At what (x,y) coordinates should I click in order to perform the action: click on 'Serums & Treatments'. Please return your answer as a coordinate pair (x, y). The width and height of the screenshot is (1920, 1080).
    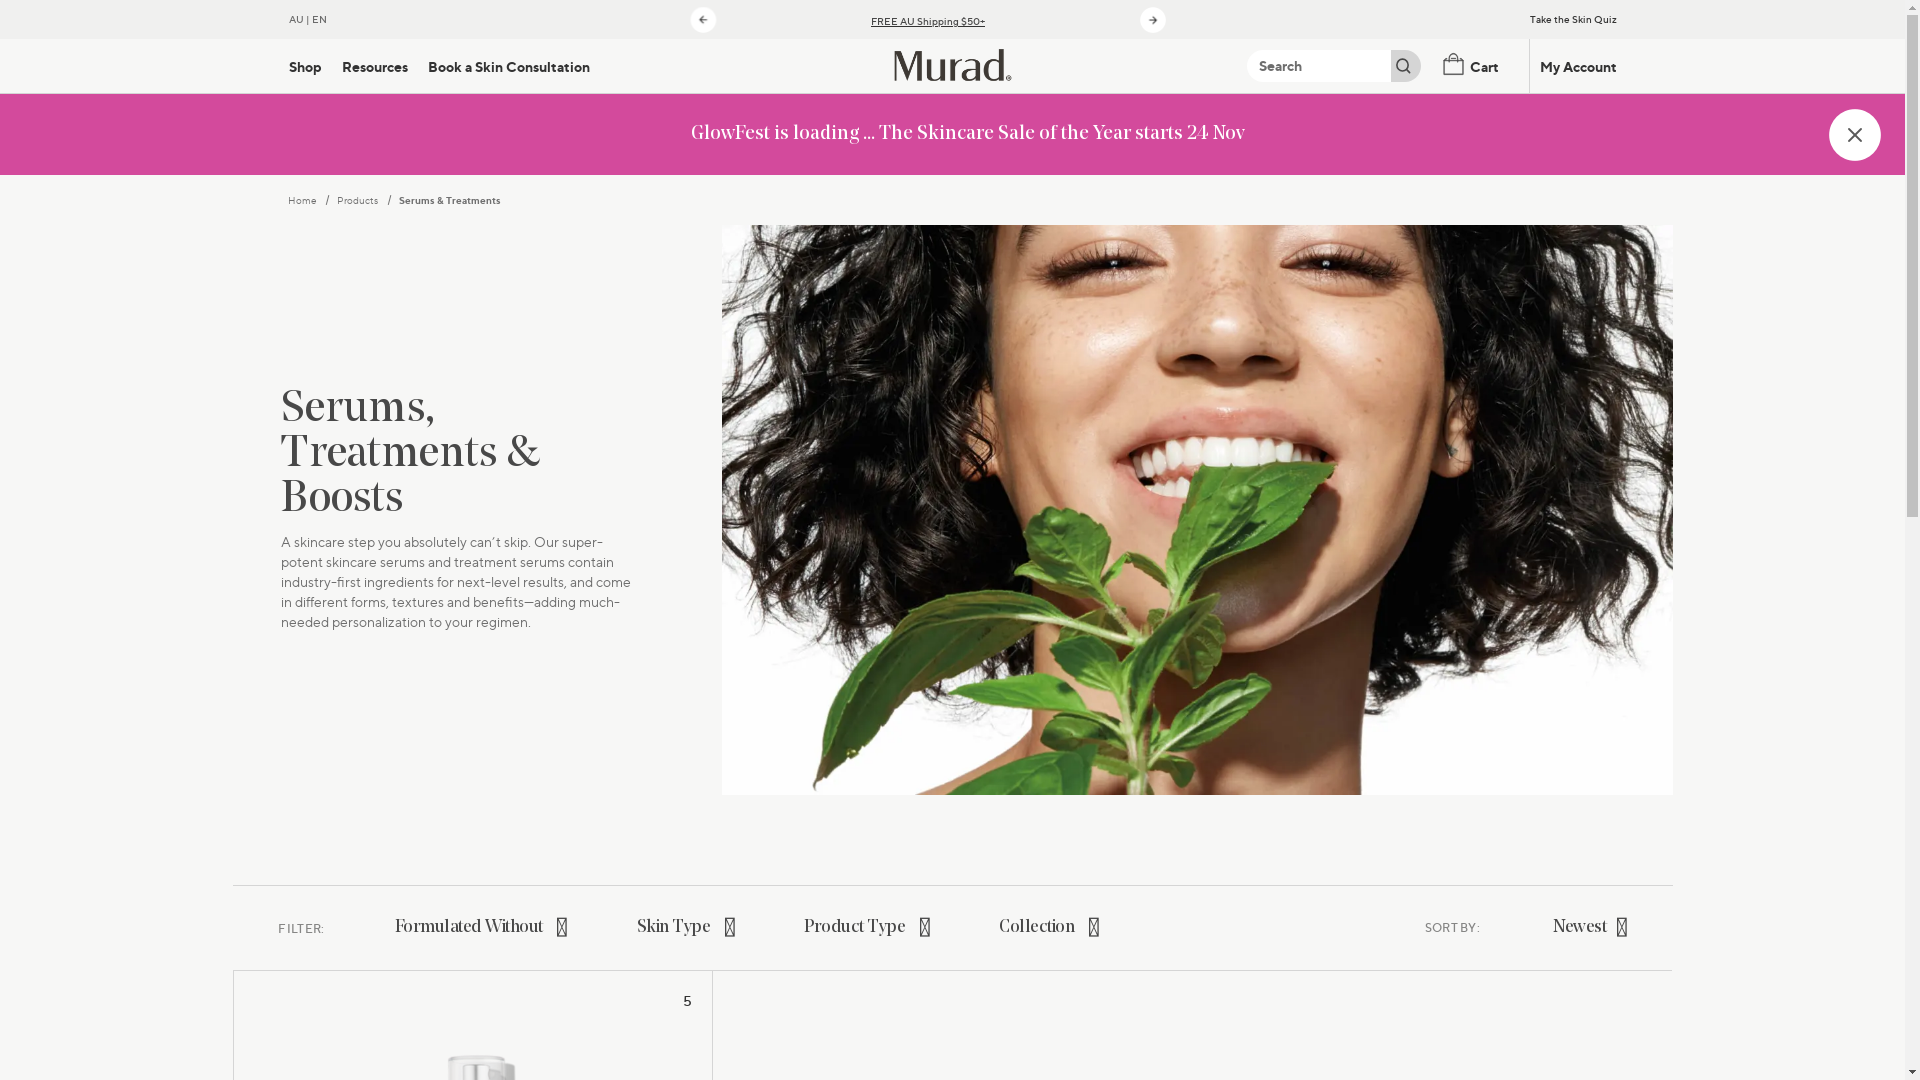
    Looking at the image, I should click on (448, 200).